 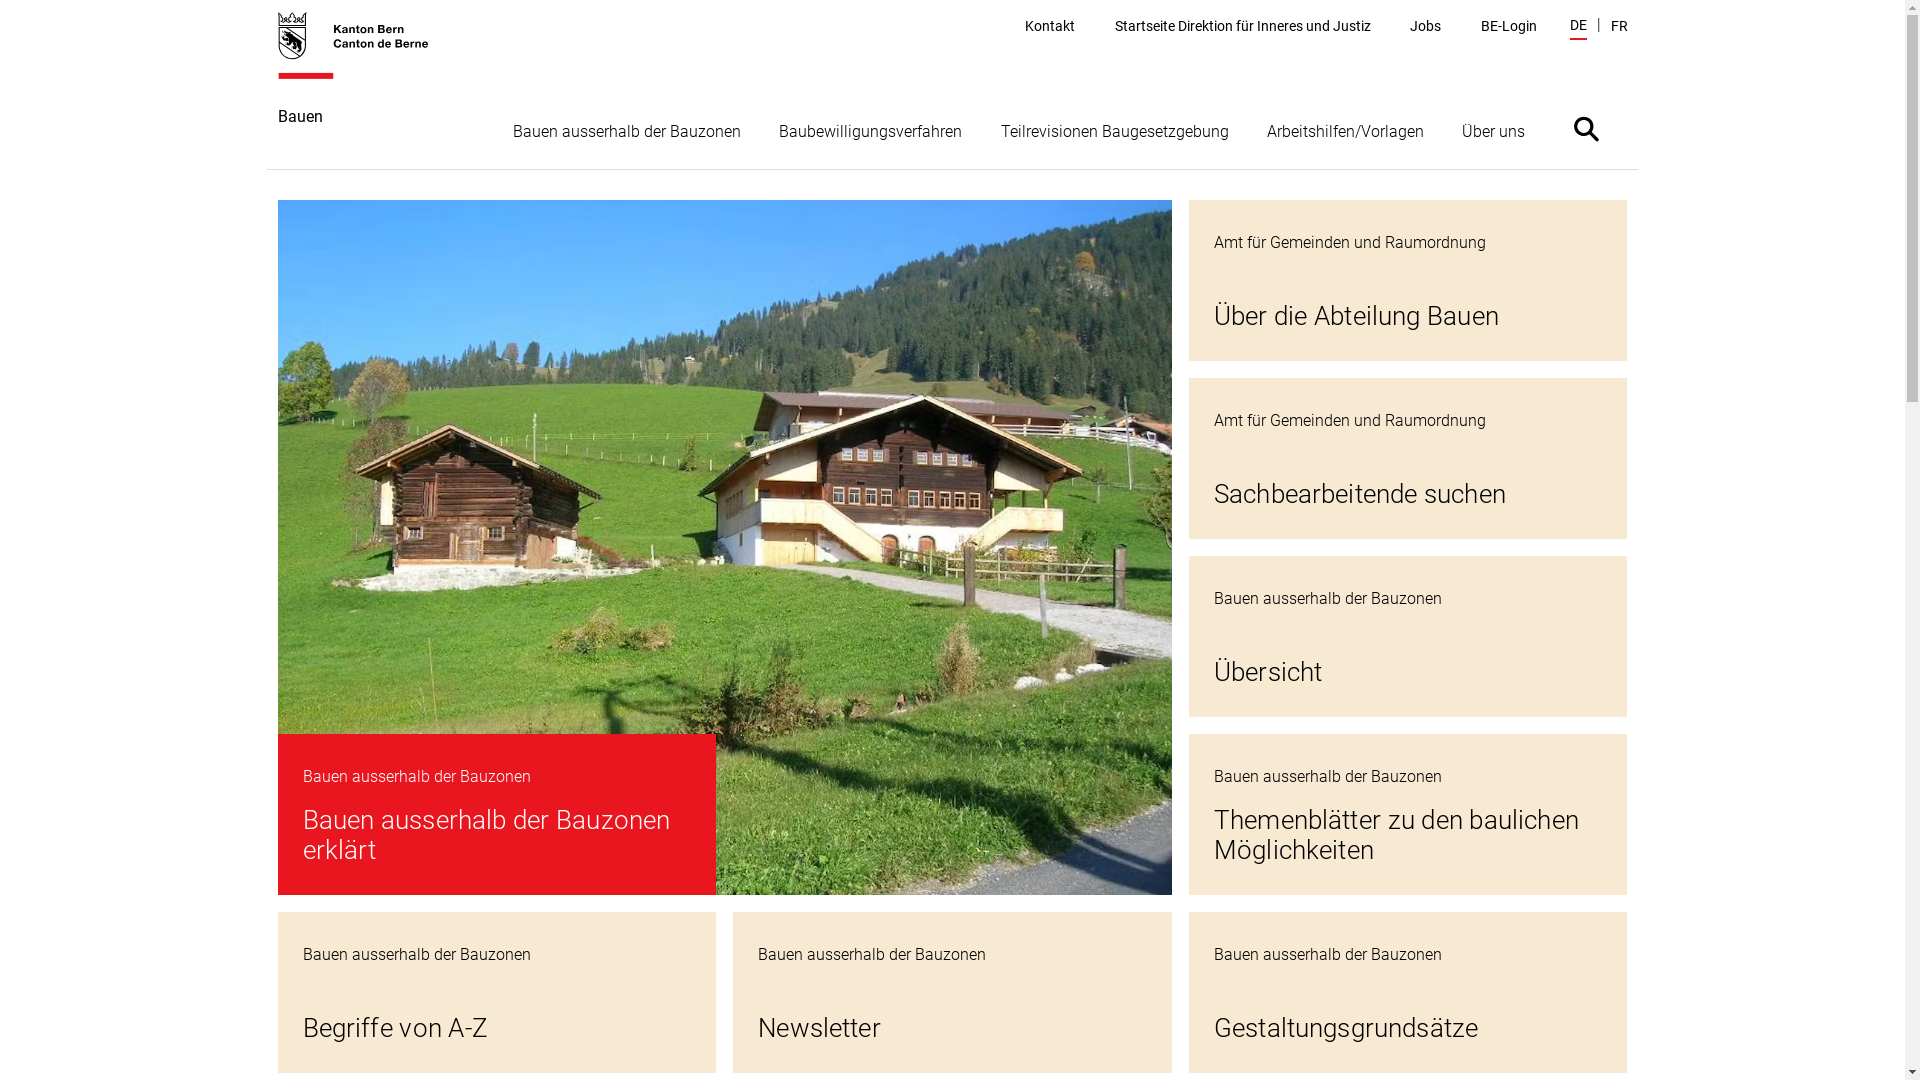 I want to click on 'DE', so click(x=1577, y=27).